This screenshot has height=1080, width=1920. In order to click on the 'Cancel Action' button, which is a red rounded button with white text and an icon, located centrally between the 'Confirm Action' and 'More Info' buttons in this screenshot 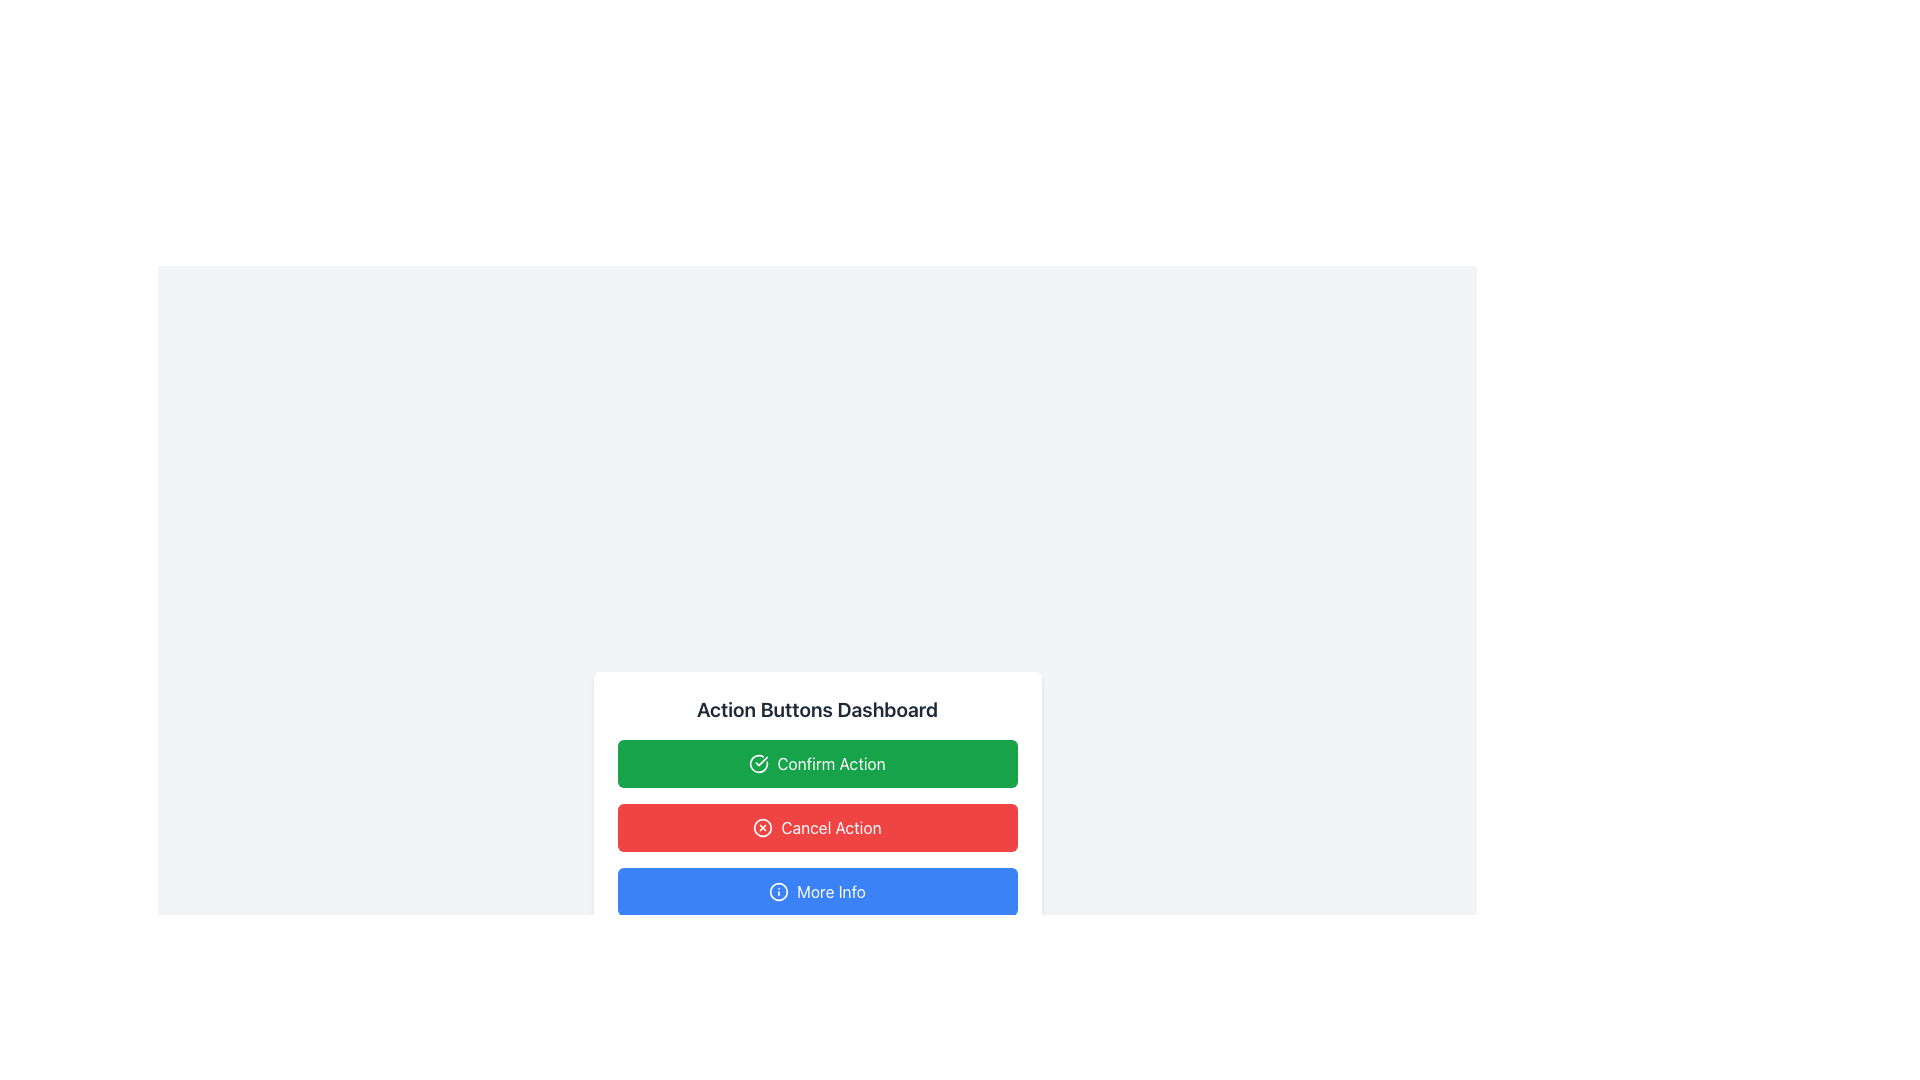, I will do `click(831, 828)`.